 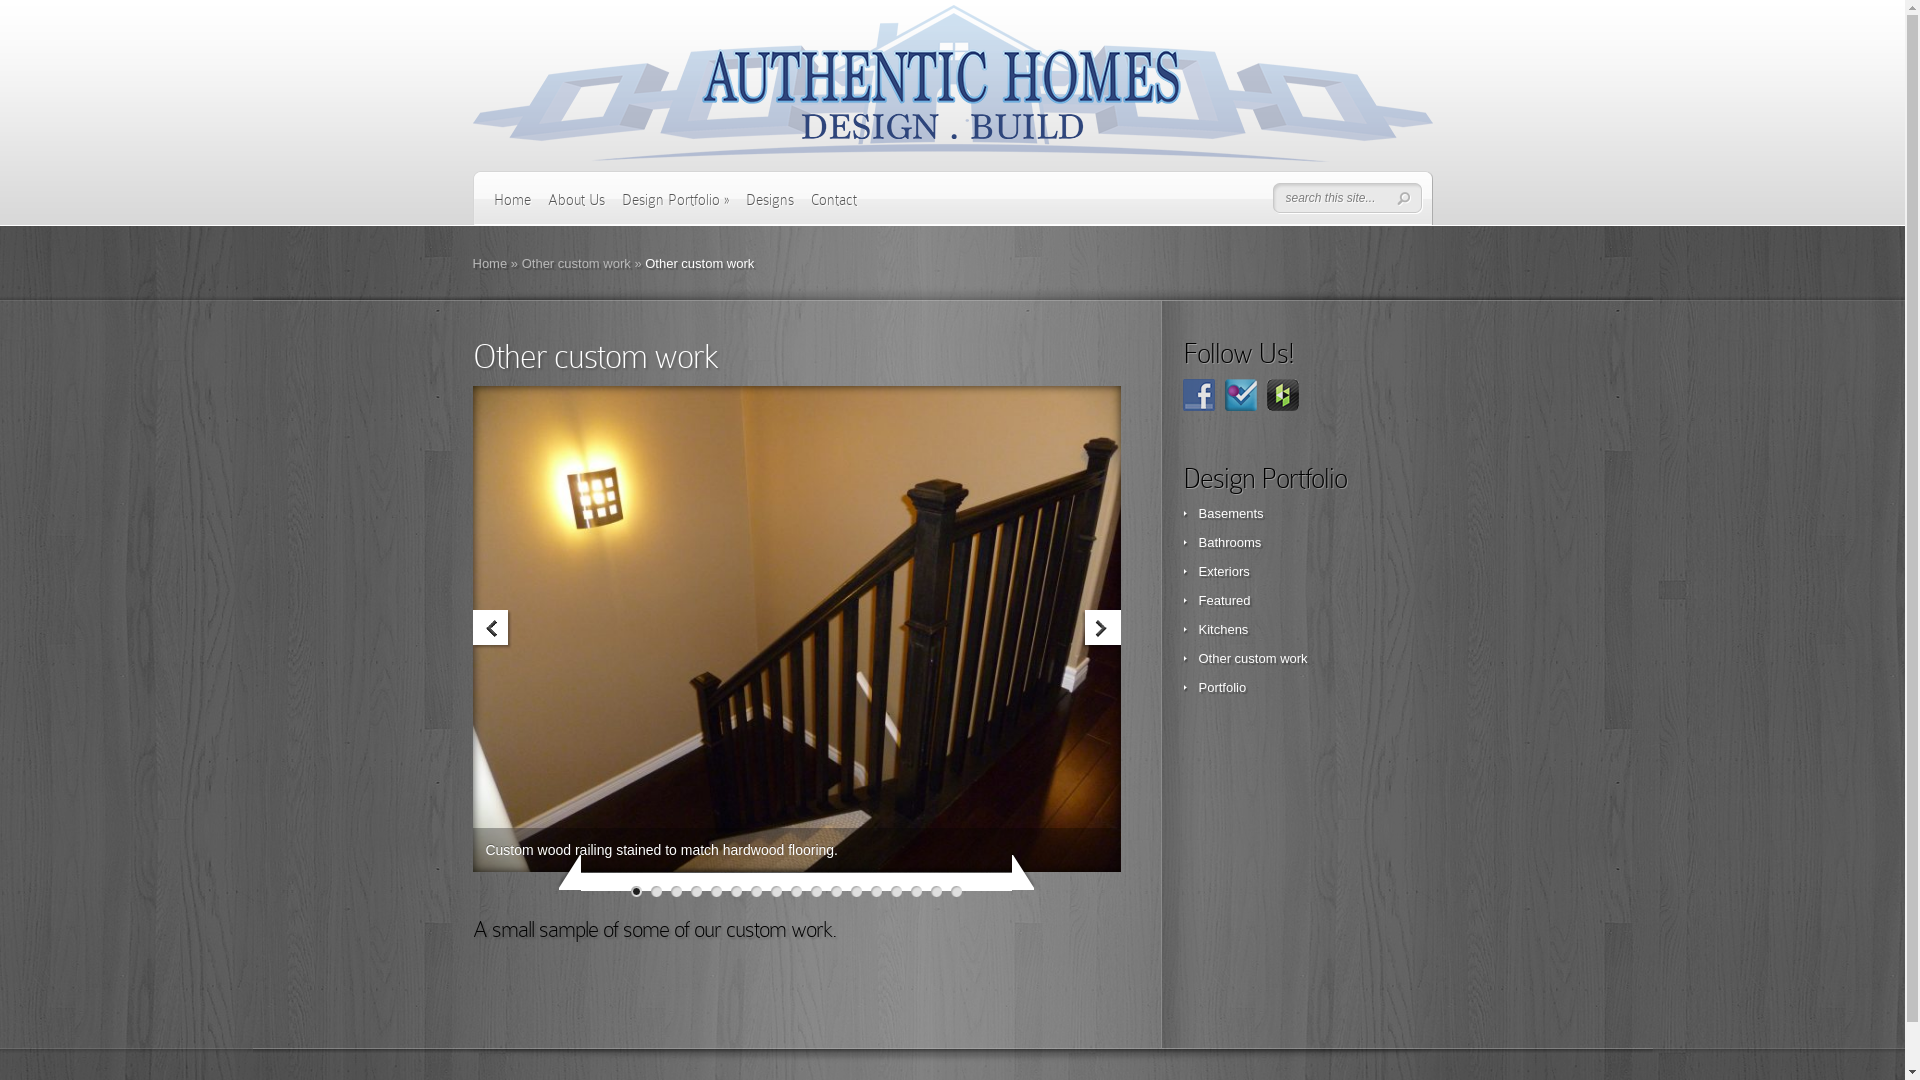 What do you see at coordinates (935, 890) in the screenshot?
I see `'16'` at bounding box center [935, 890].